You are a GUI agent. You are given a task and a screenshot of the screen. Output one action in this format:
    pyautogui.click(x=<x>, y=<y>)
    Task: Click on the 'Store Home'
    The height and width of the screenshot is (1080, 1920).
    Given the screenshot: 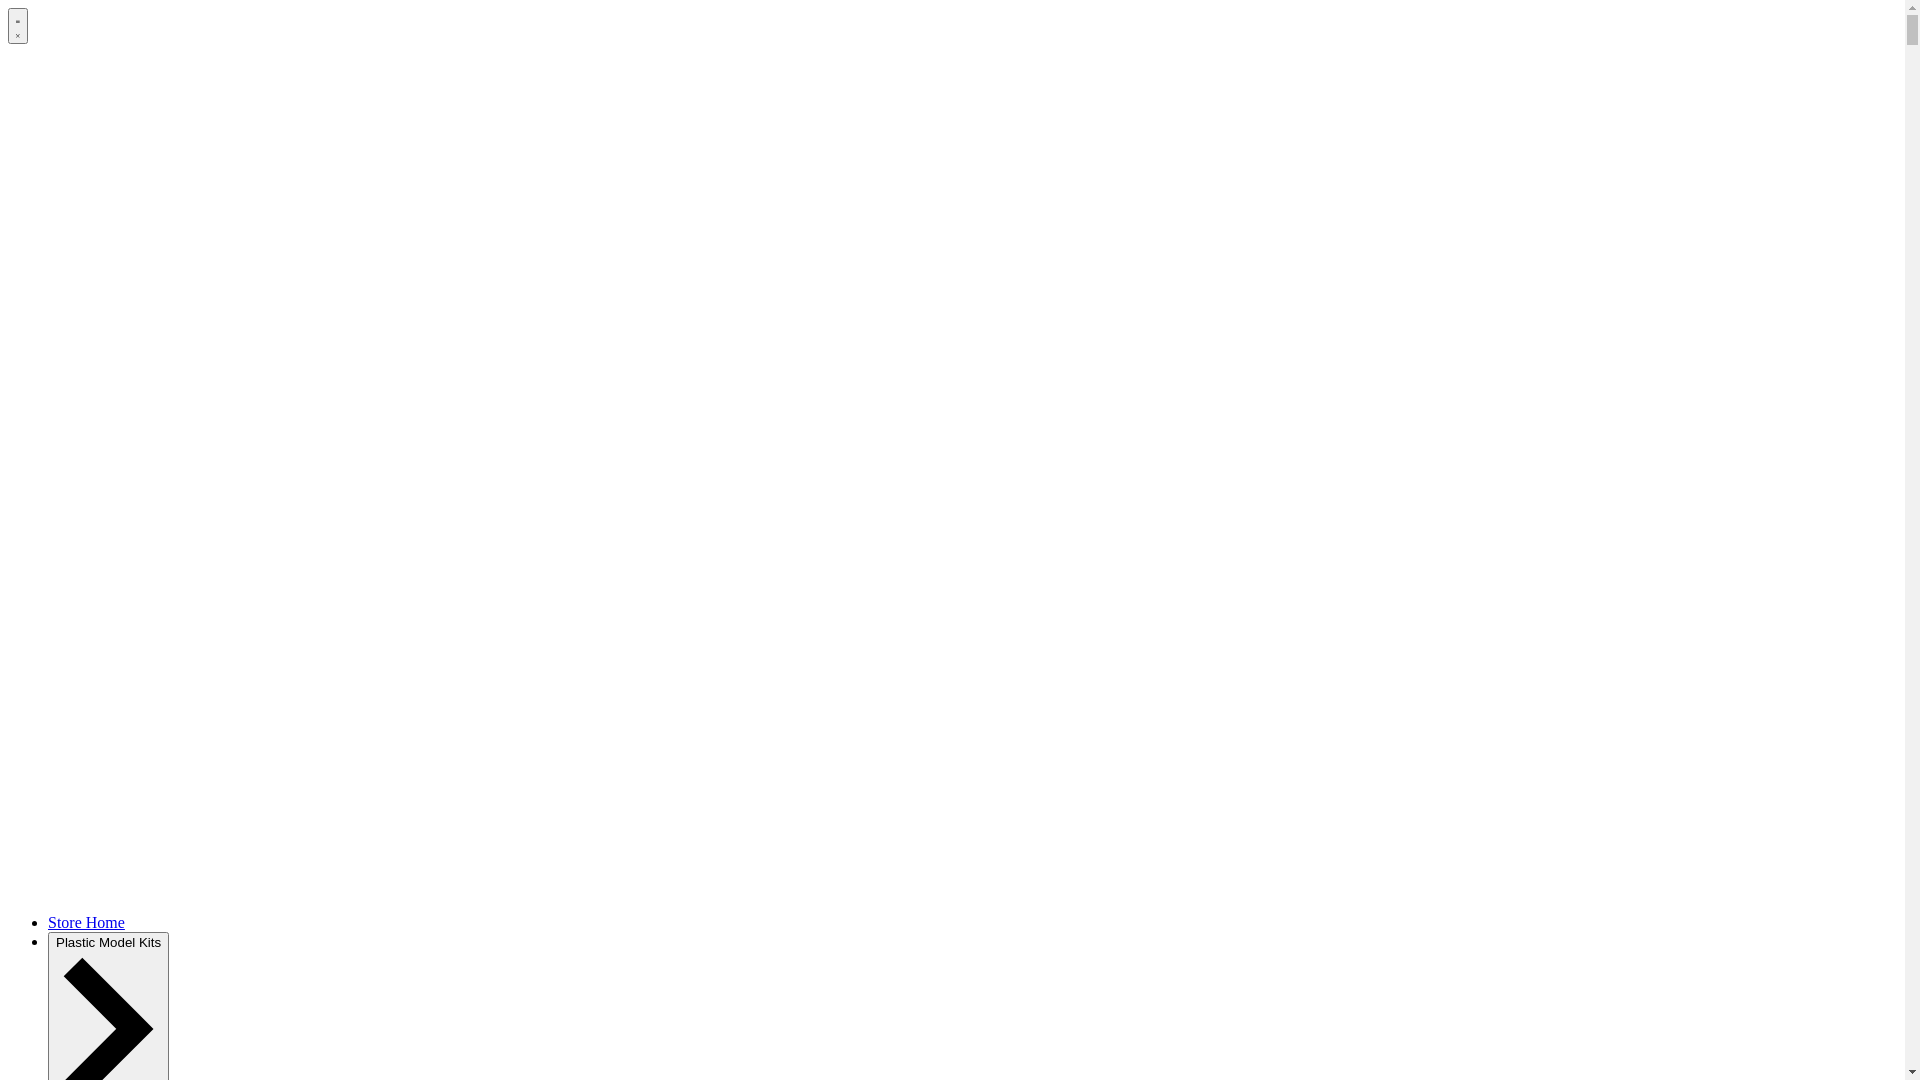 What is the action you would take?
    pyautogui.click(x=85, y=922)
    